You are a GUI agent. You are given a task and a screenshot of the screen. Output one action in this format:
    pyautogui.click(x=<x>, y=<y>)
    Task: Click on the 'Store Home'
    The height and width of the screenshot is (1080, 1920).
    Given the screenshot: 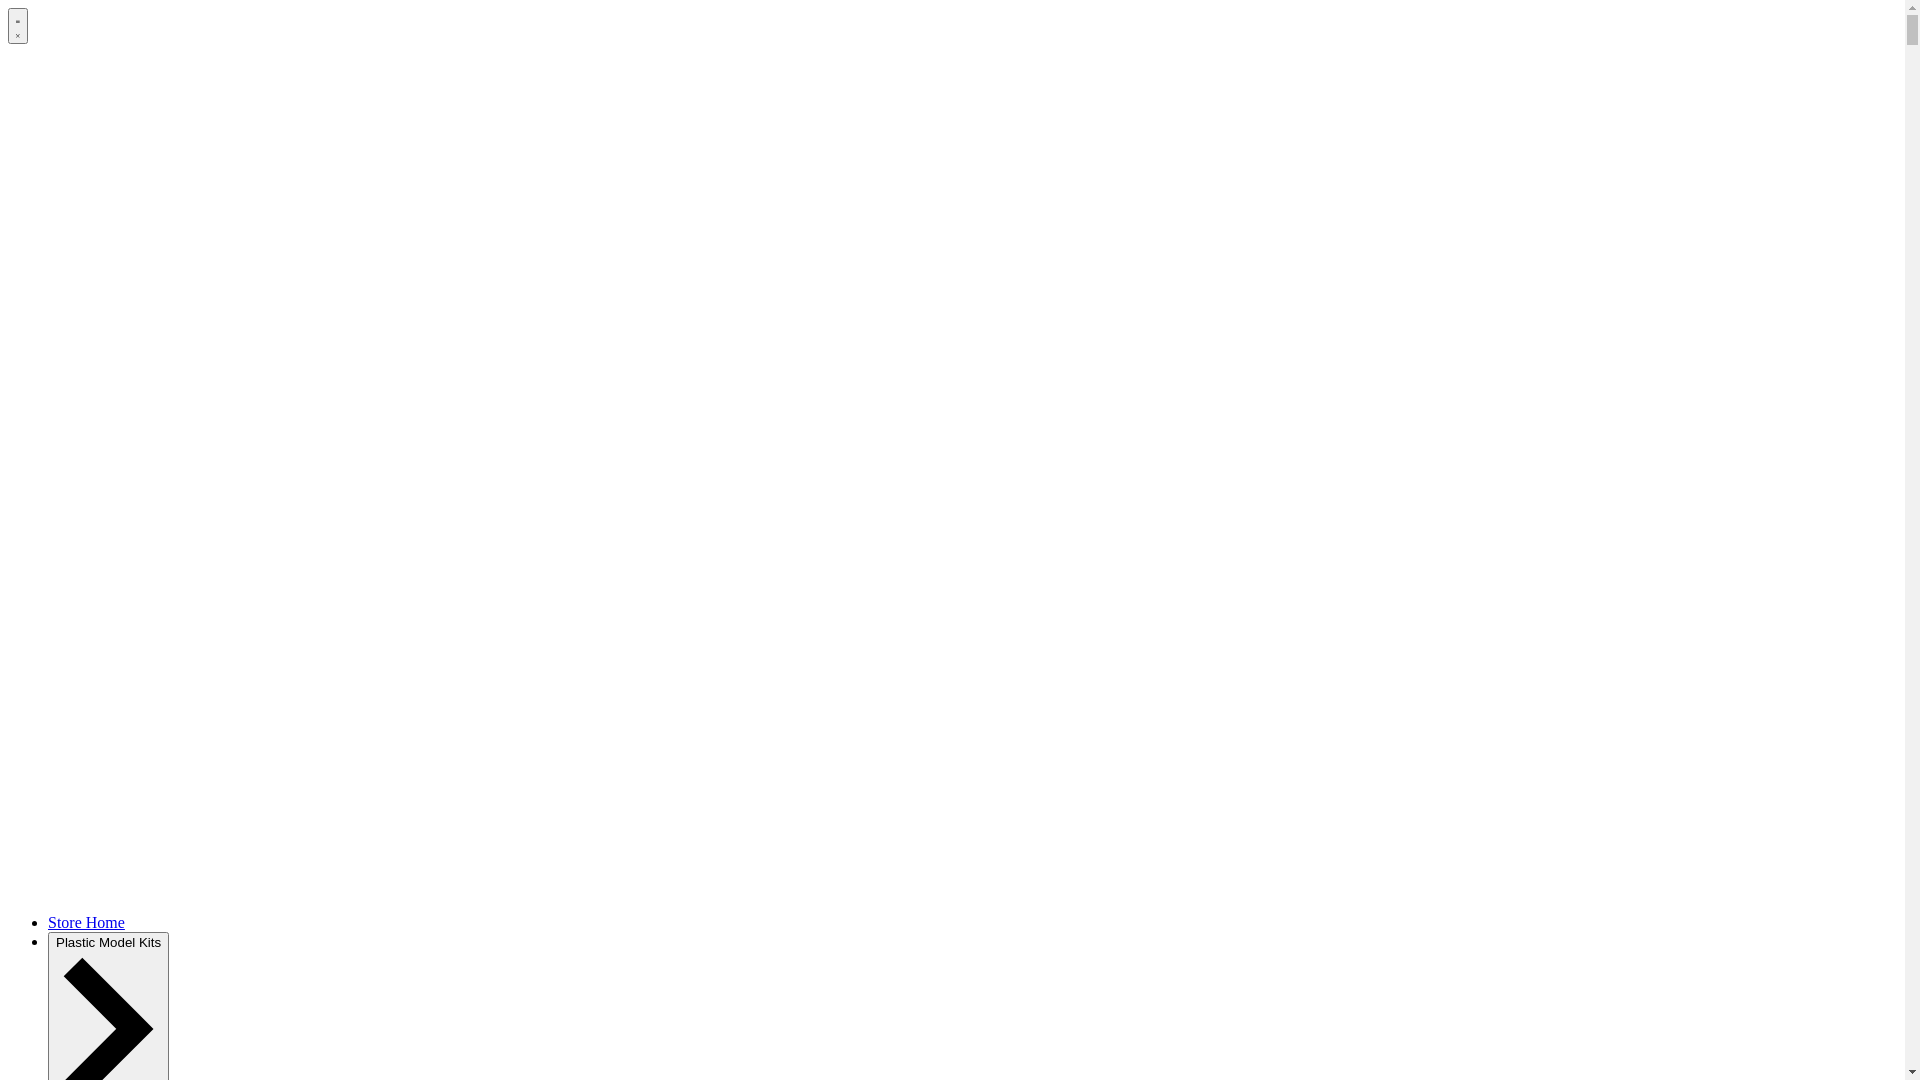 What is the action you would take?
    pyautogui.click(x=85, y=922)
    